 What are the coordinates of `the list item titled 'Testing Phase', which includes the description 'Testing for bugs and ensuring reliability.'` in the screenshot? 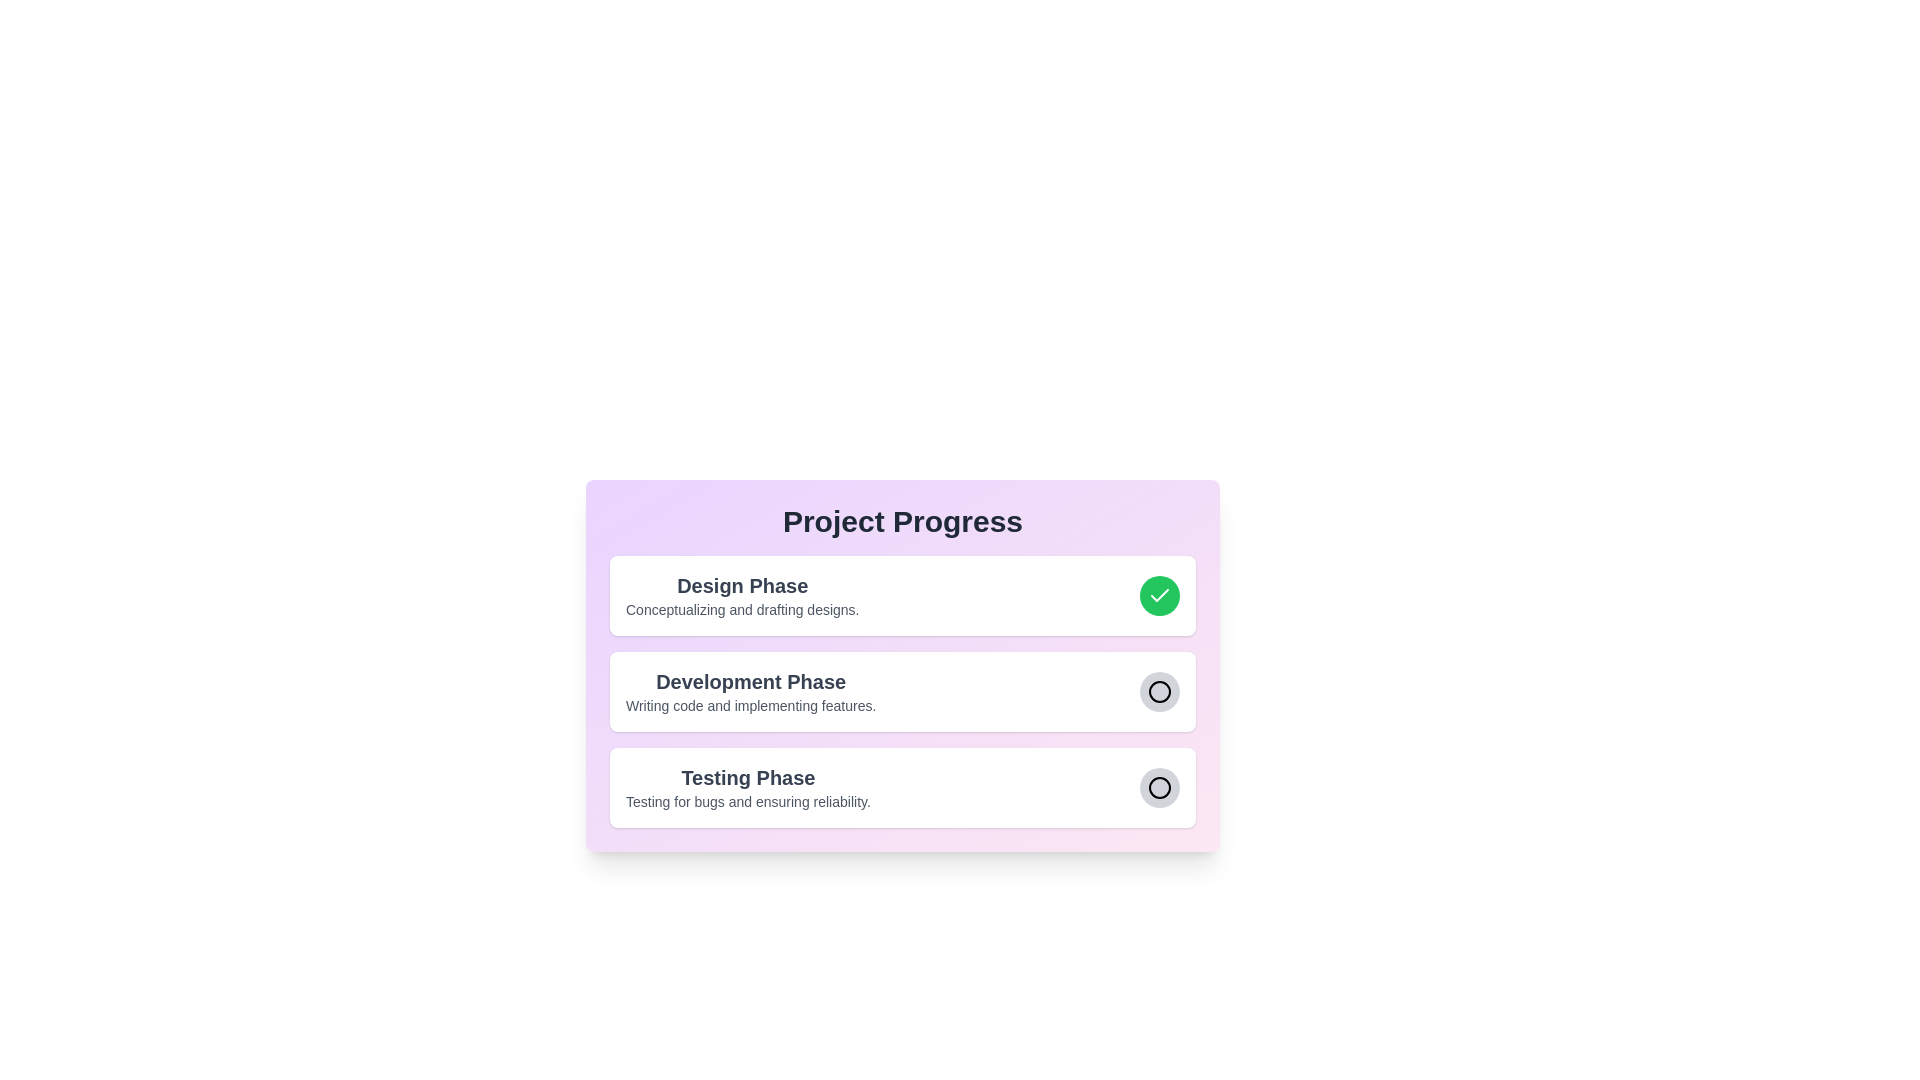 It's located at (901, 786).